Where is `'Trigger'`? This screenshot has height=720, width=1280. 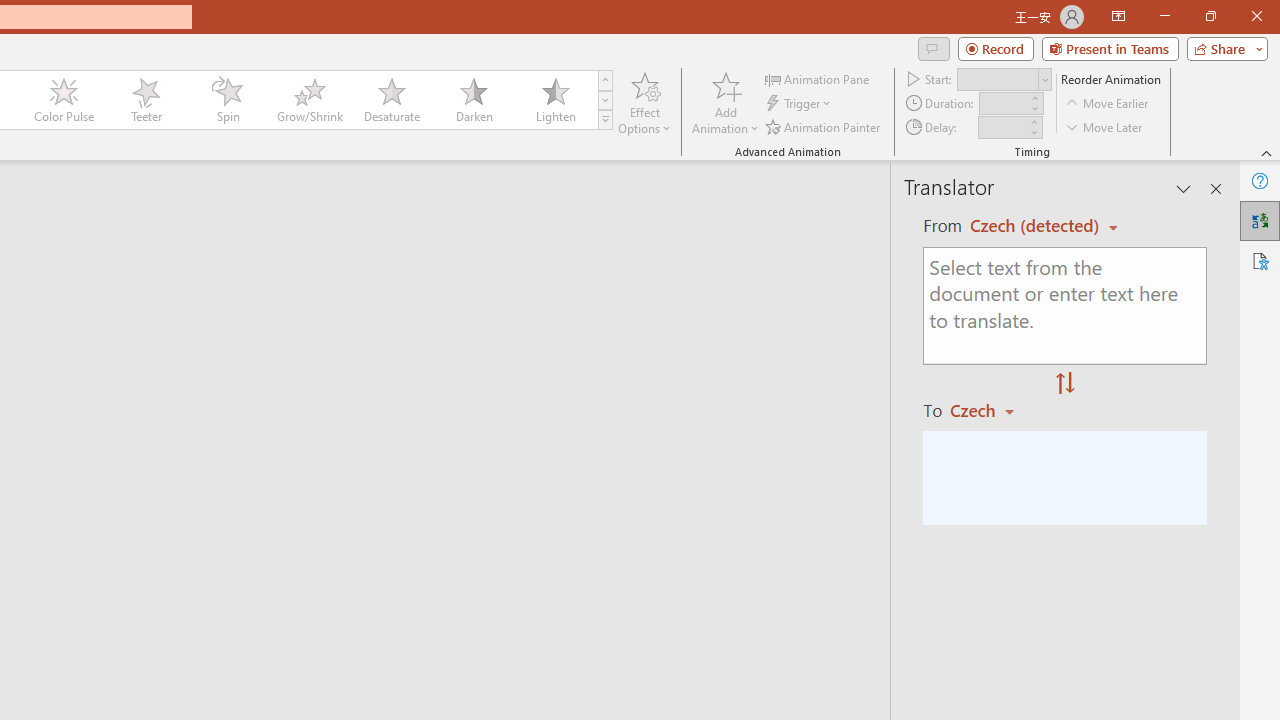
'Trigger' is located at coordinates (800, 103).